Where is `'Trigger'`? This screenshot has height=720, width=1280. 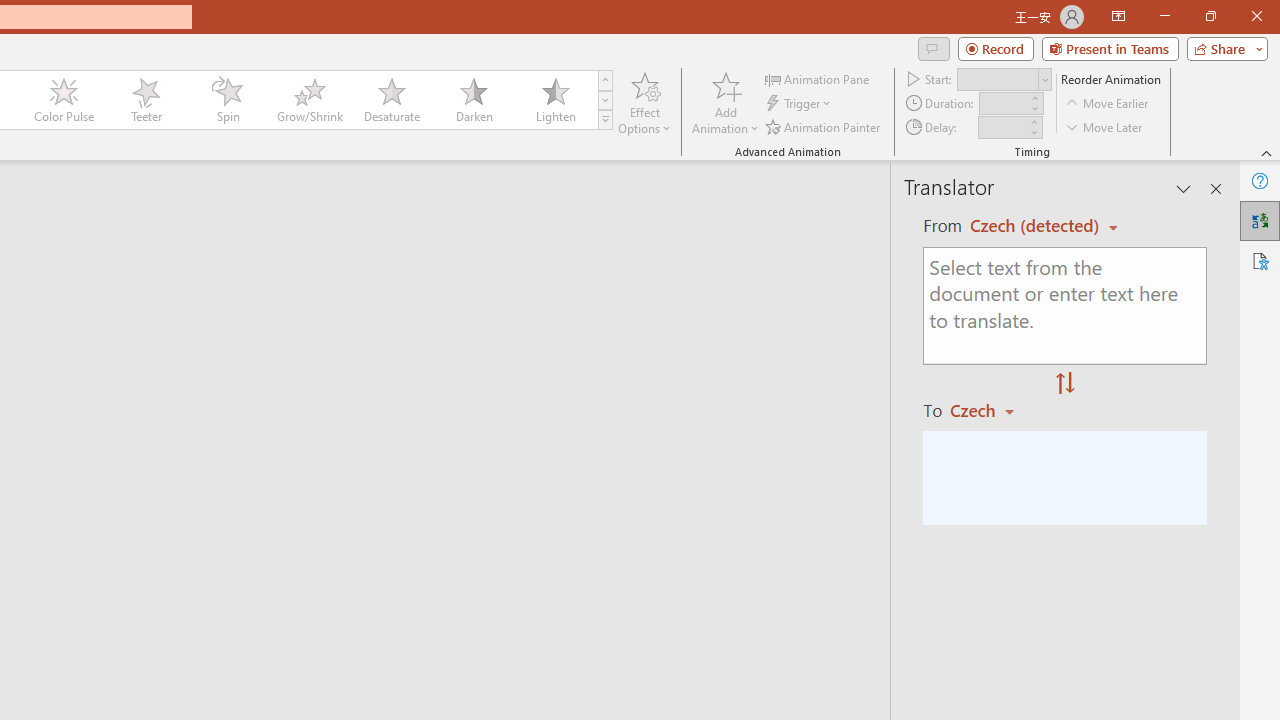
'Trigger' is located at coordinates (800, 103).